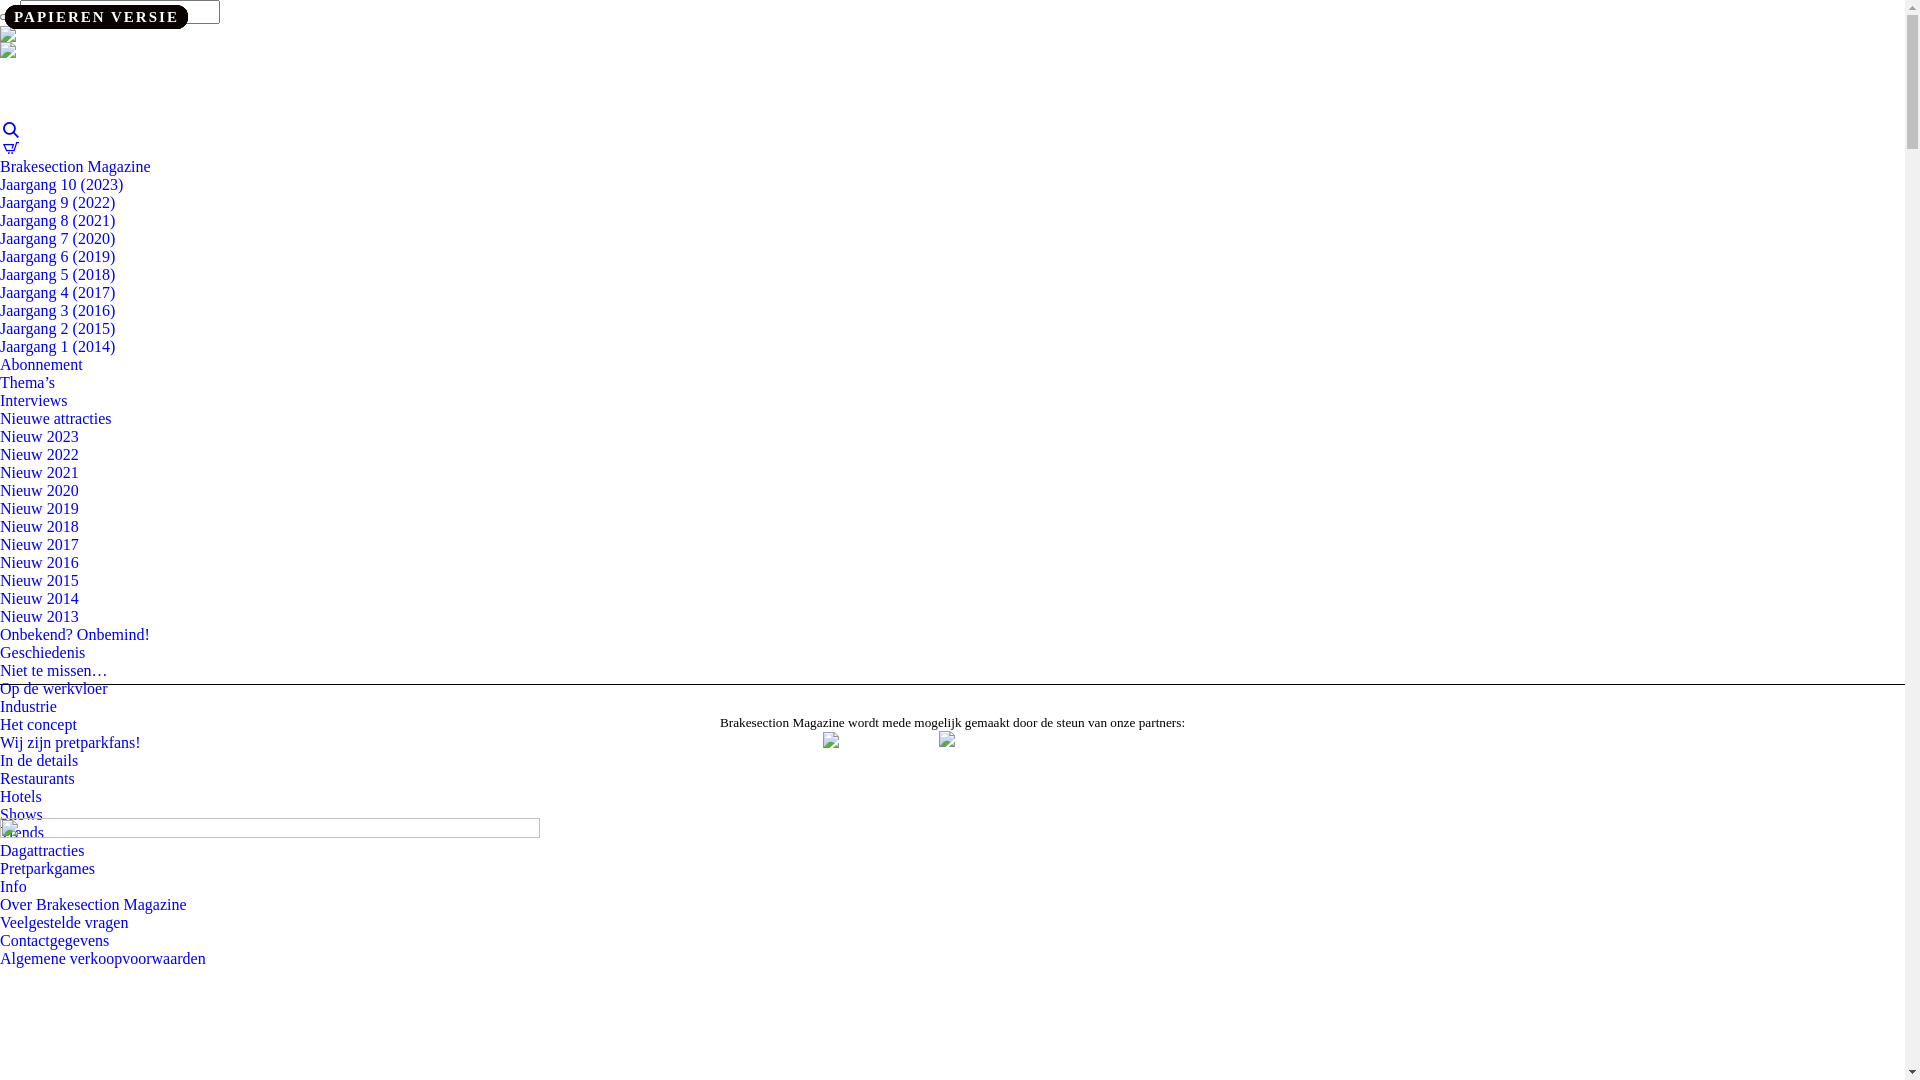 The width and height of the screenshot is (1920, 1080). Describe the element at coordinates (39, 580) in the screenshot. I see `'Nieuw 2015'` at that location.